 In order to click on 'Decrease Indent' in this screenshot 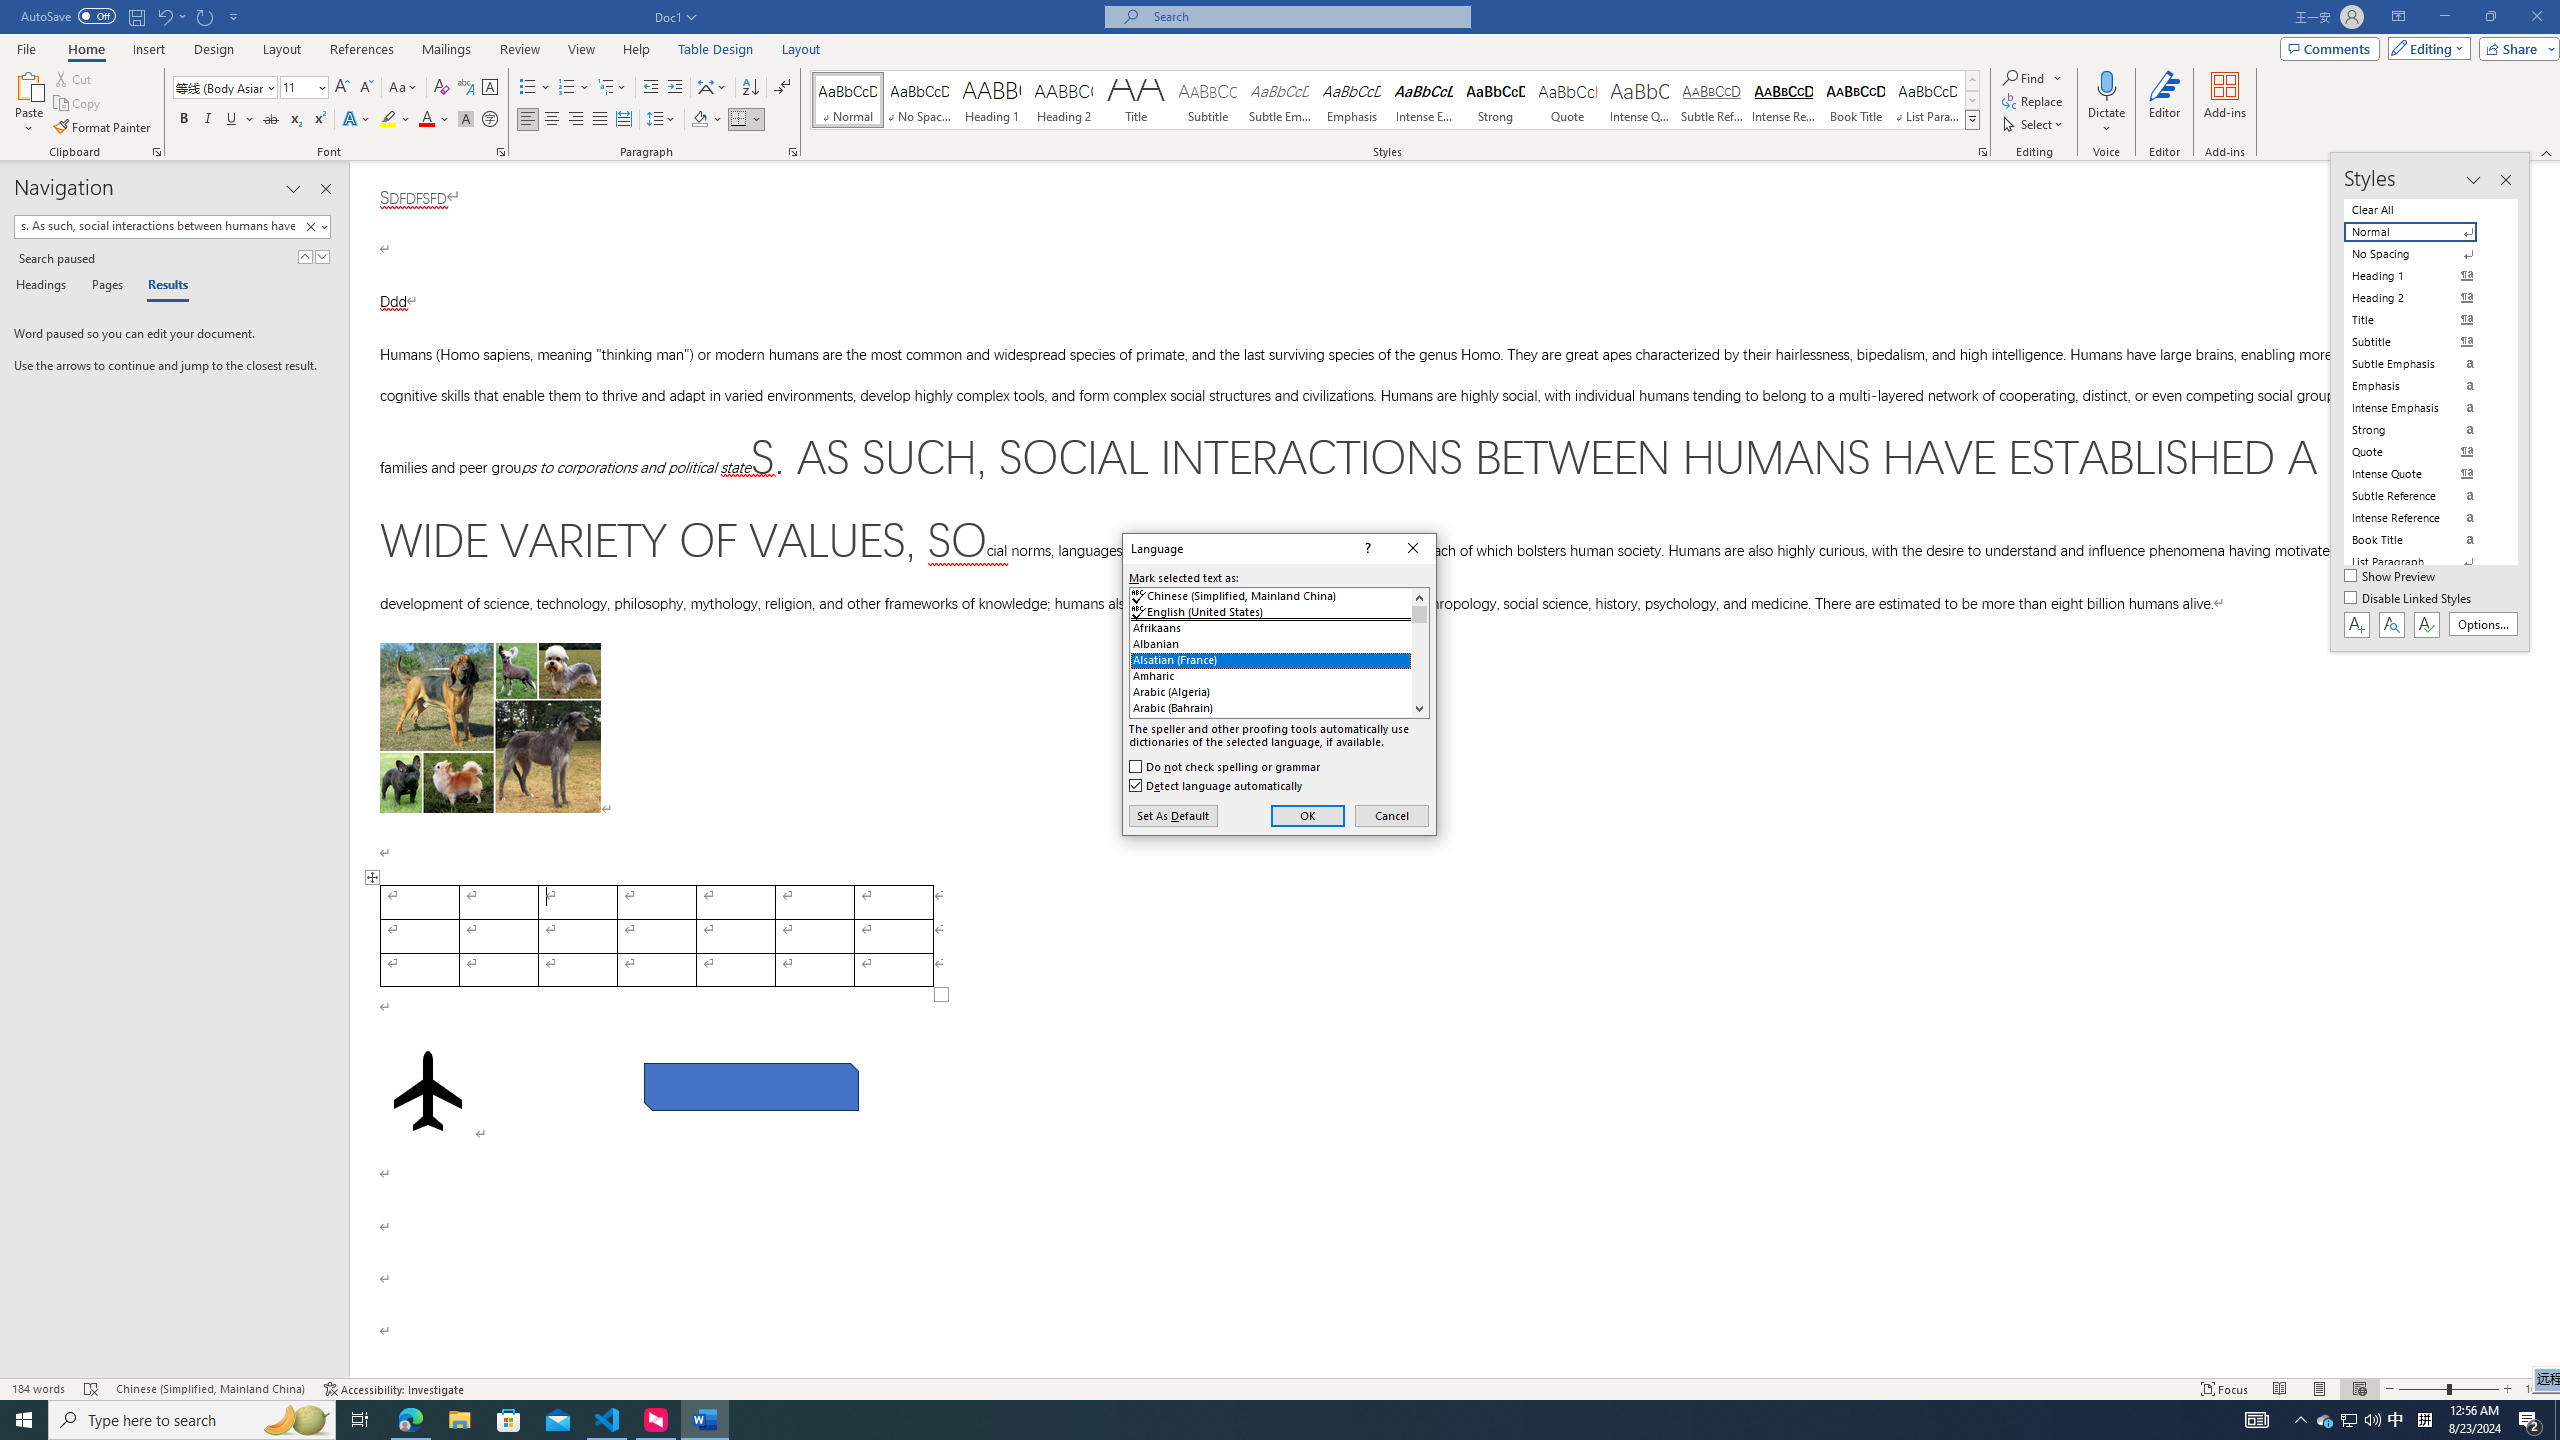, I will do `click(651, 87)`.